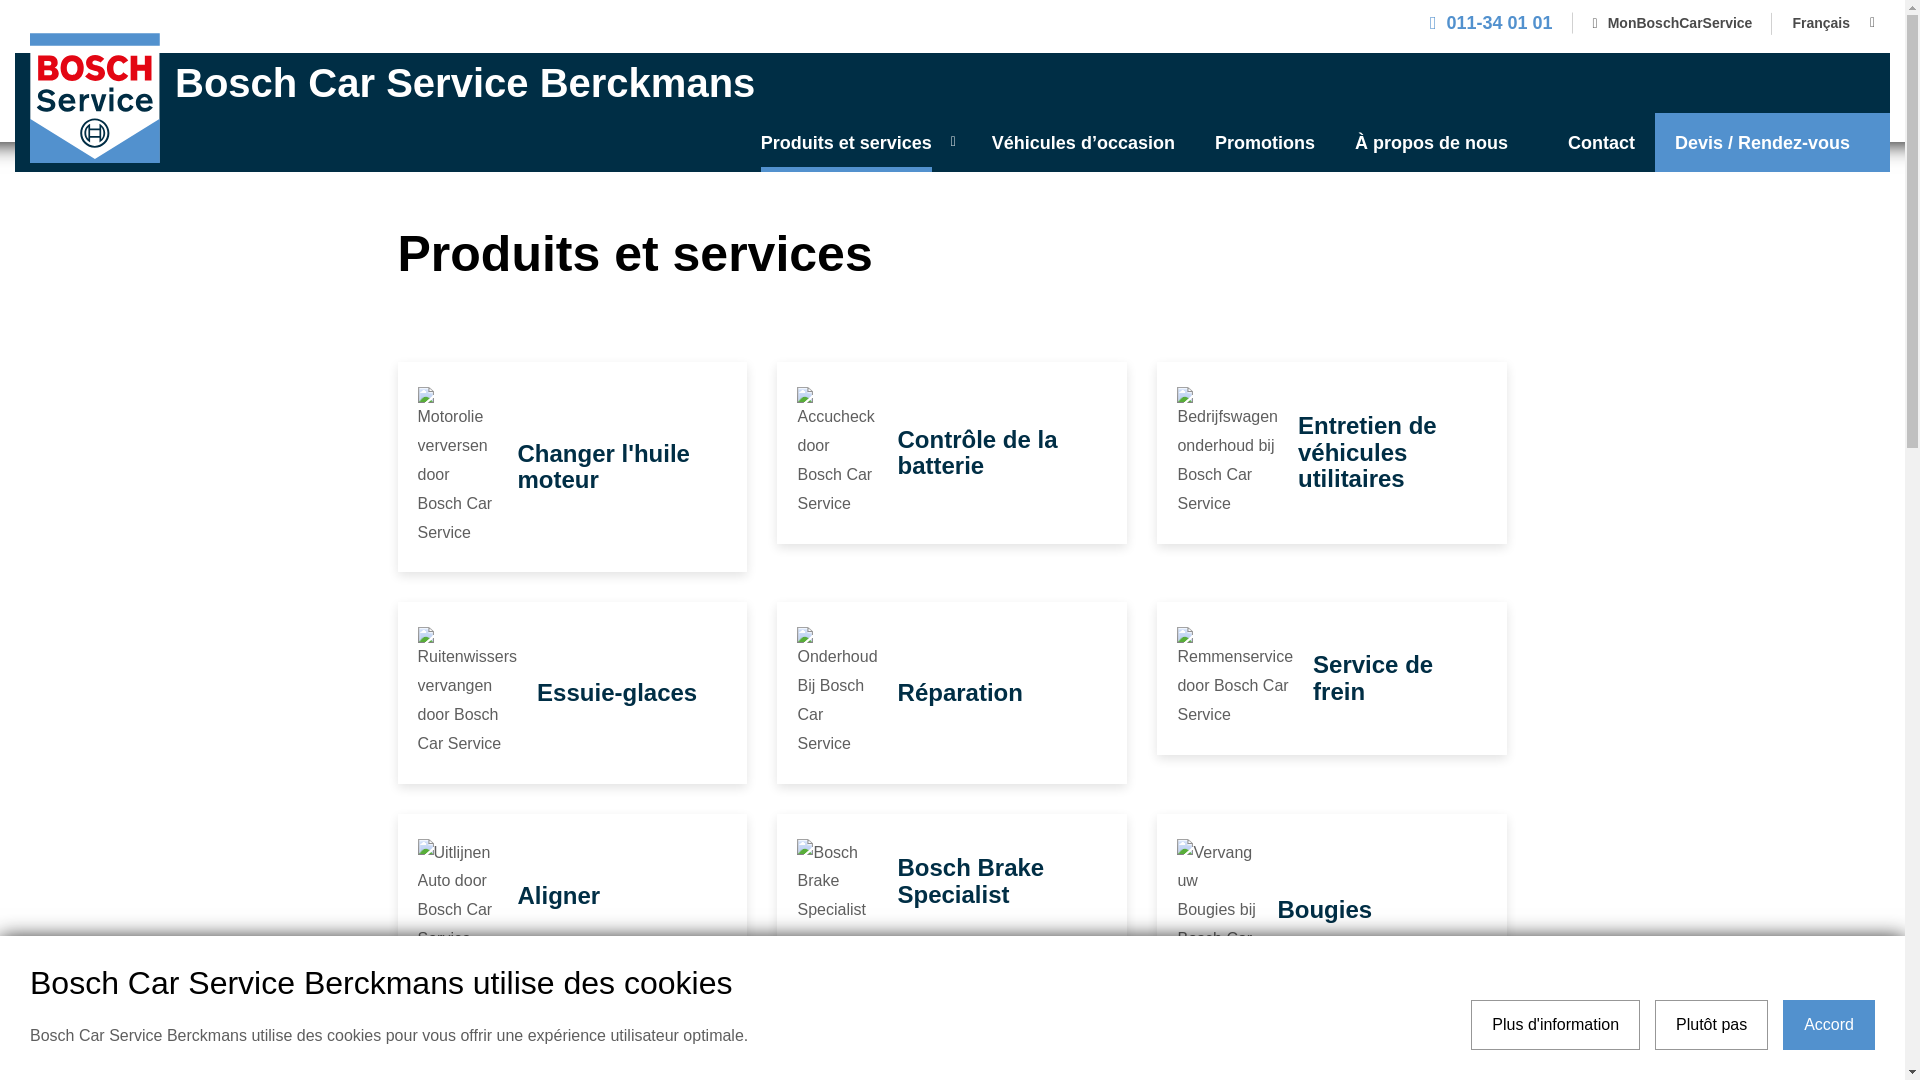  What do you see at coordinates (970, 879) in the screenshot?
I see `'Bosch Brake Specialist'` at bounding box center [970, 879].